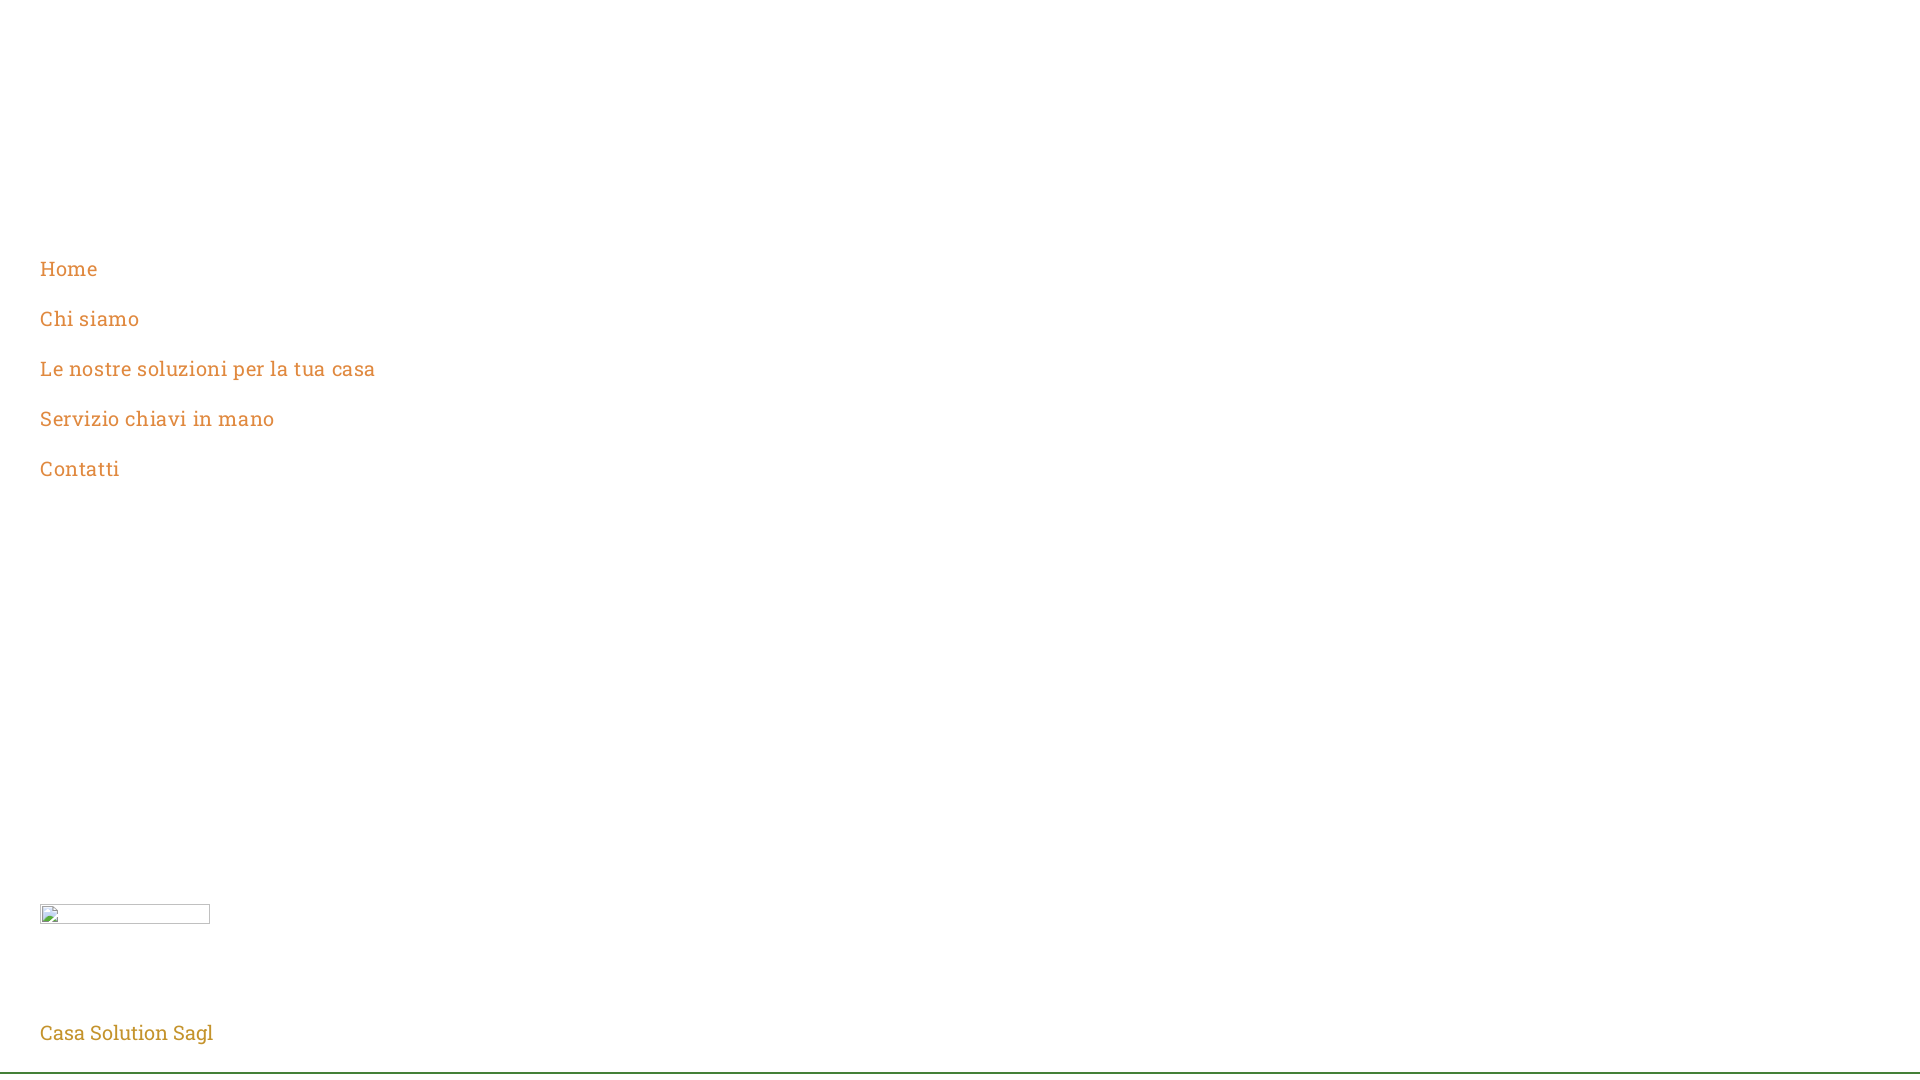 This screenshot has height=1080, width=1920. What do you see at coordinates (39, 1032) in the screenshot?
I see `'Casa Solution'` at bounding box center [39, 1032].